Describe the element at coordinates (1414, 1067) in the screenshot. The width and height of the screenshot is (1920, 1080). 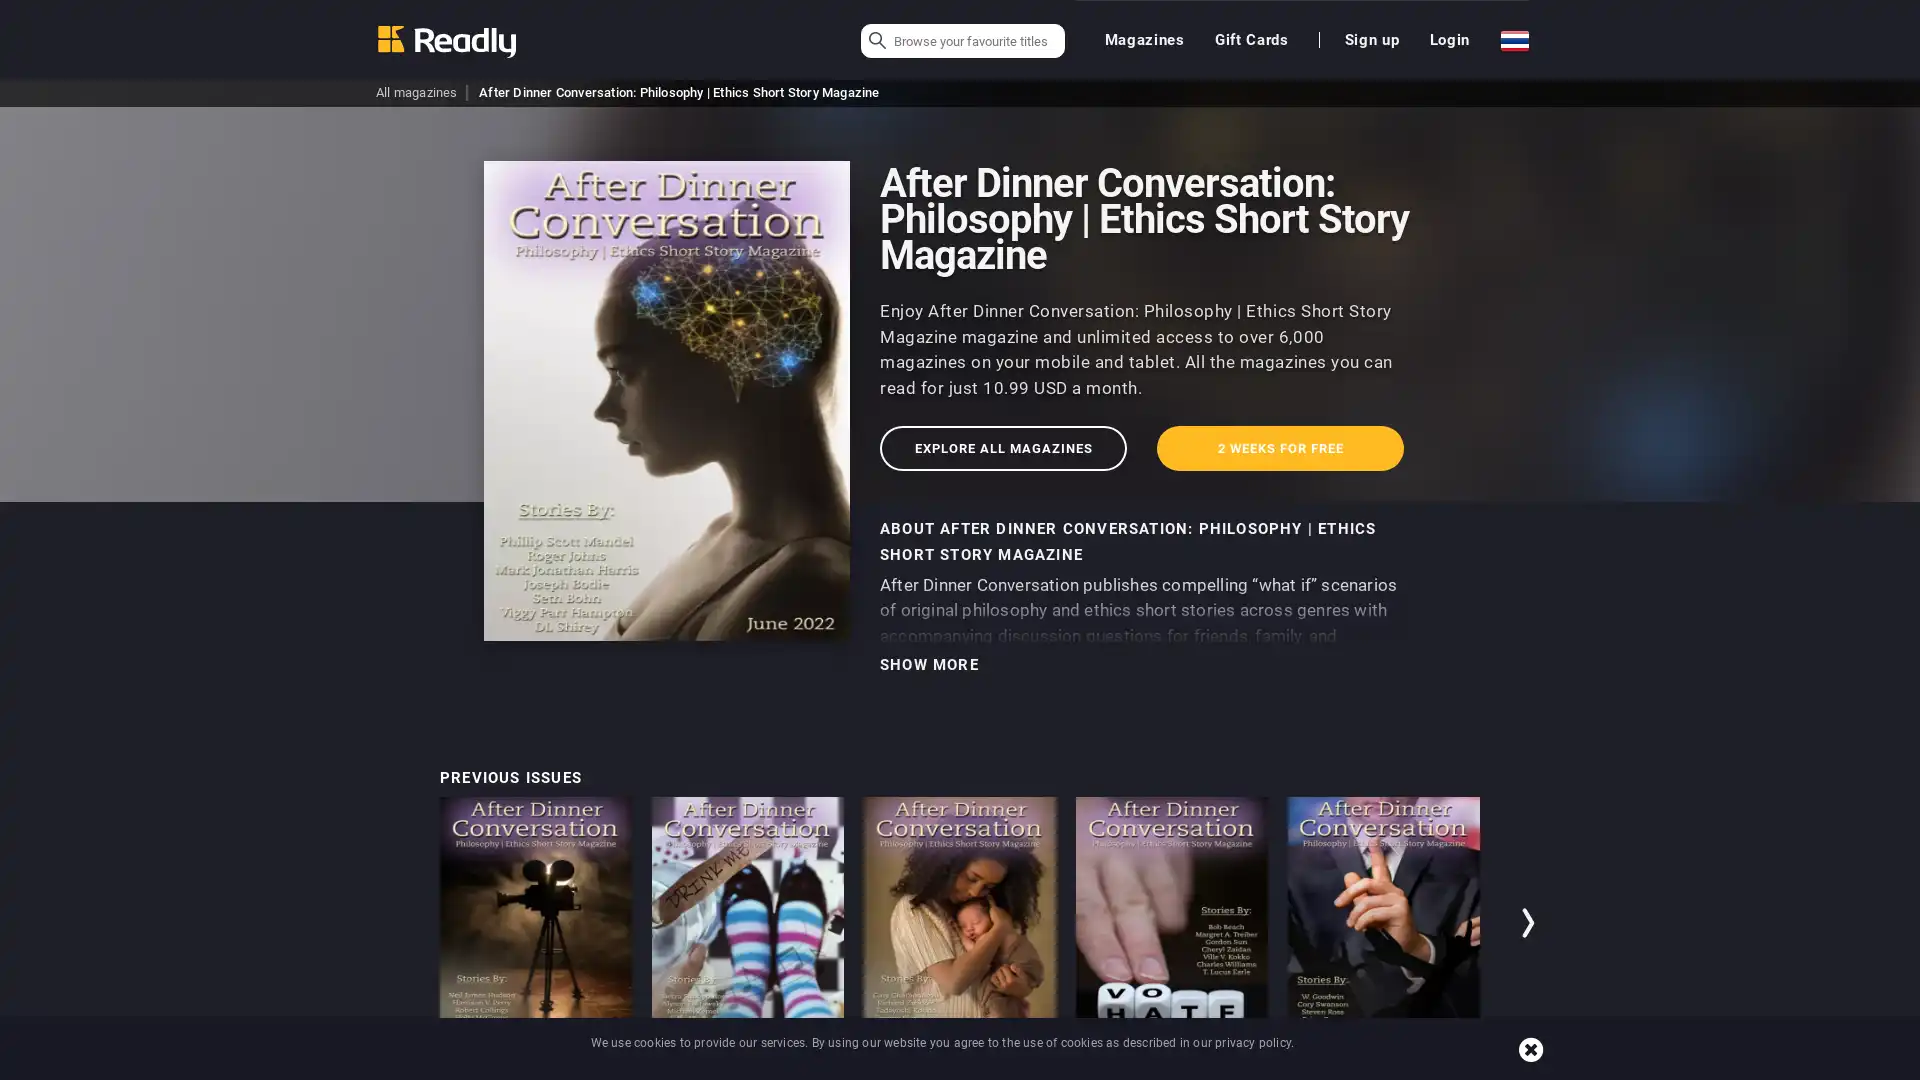
I see `3` at that location.